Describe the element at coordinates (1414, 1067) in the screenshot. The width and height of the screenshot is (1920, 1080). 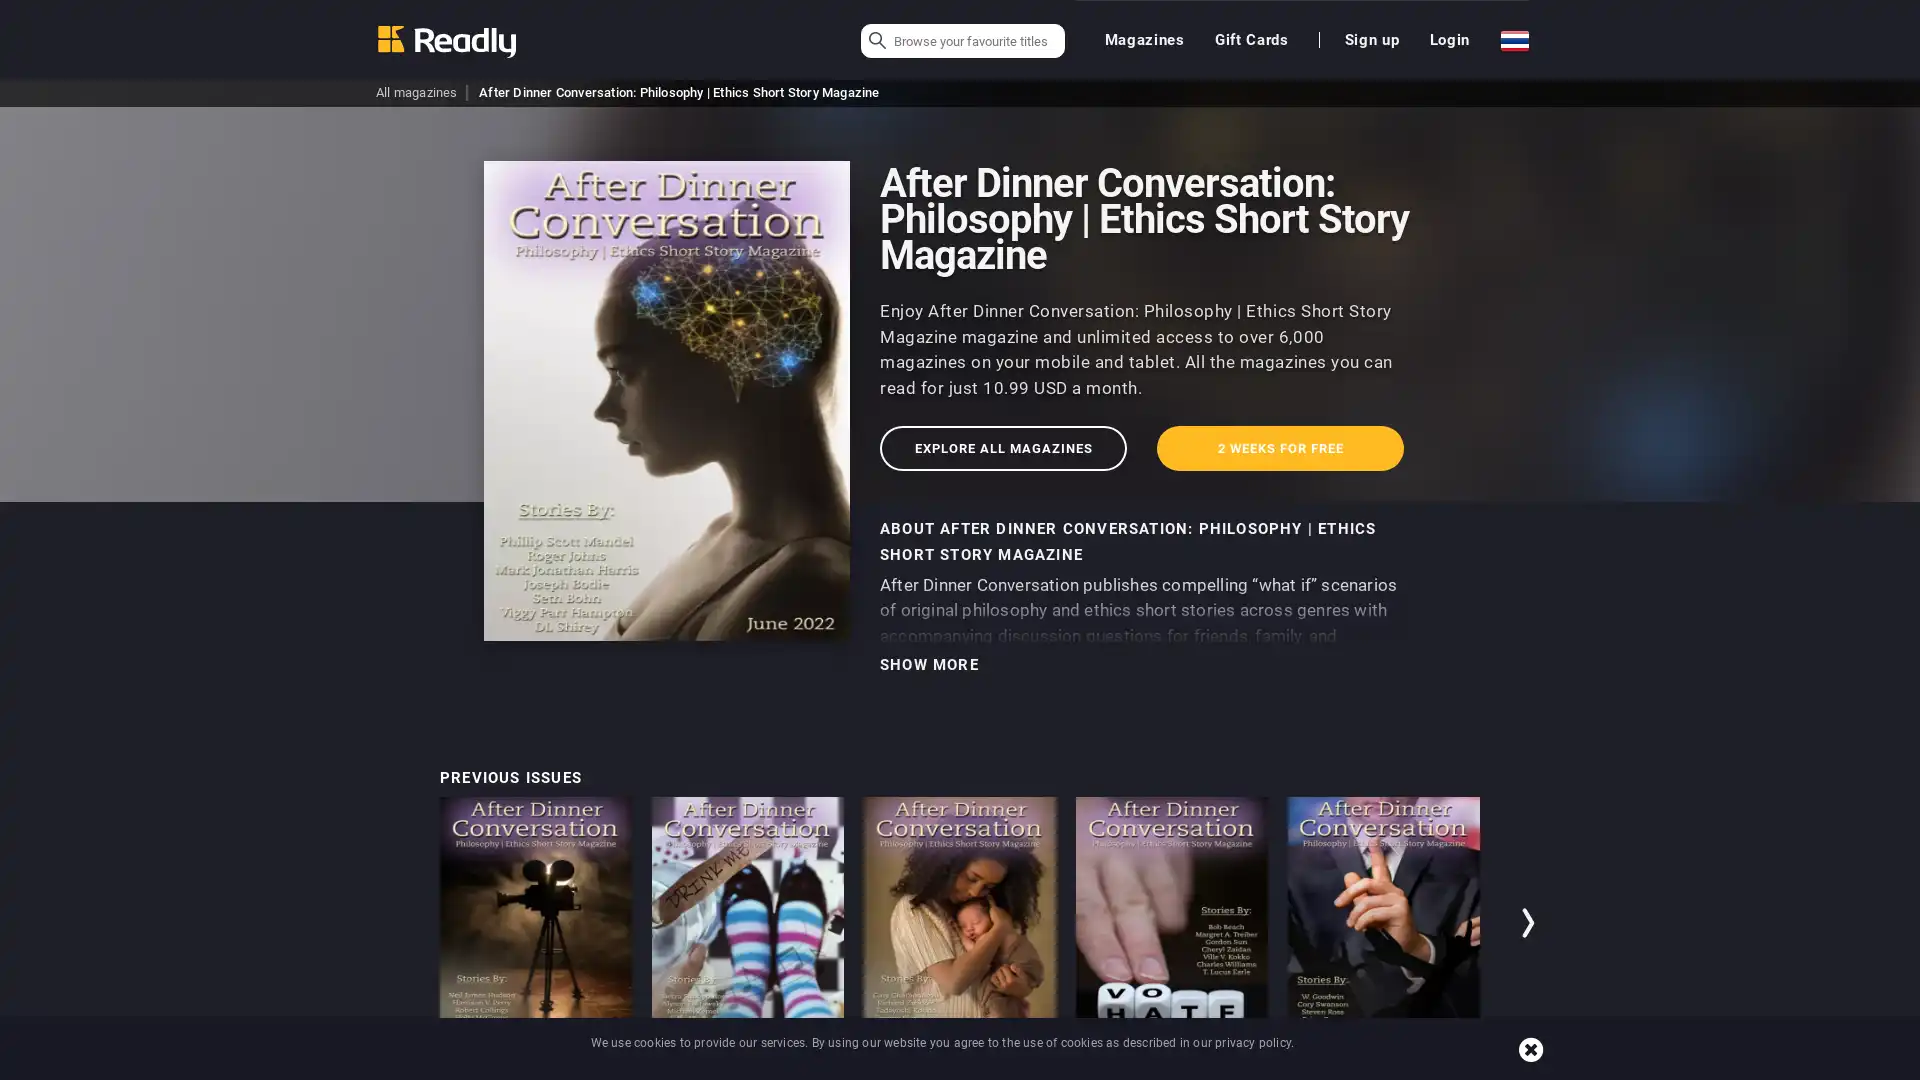
I see `3` at that location.